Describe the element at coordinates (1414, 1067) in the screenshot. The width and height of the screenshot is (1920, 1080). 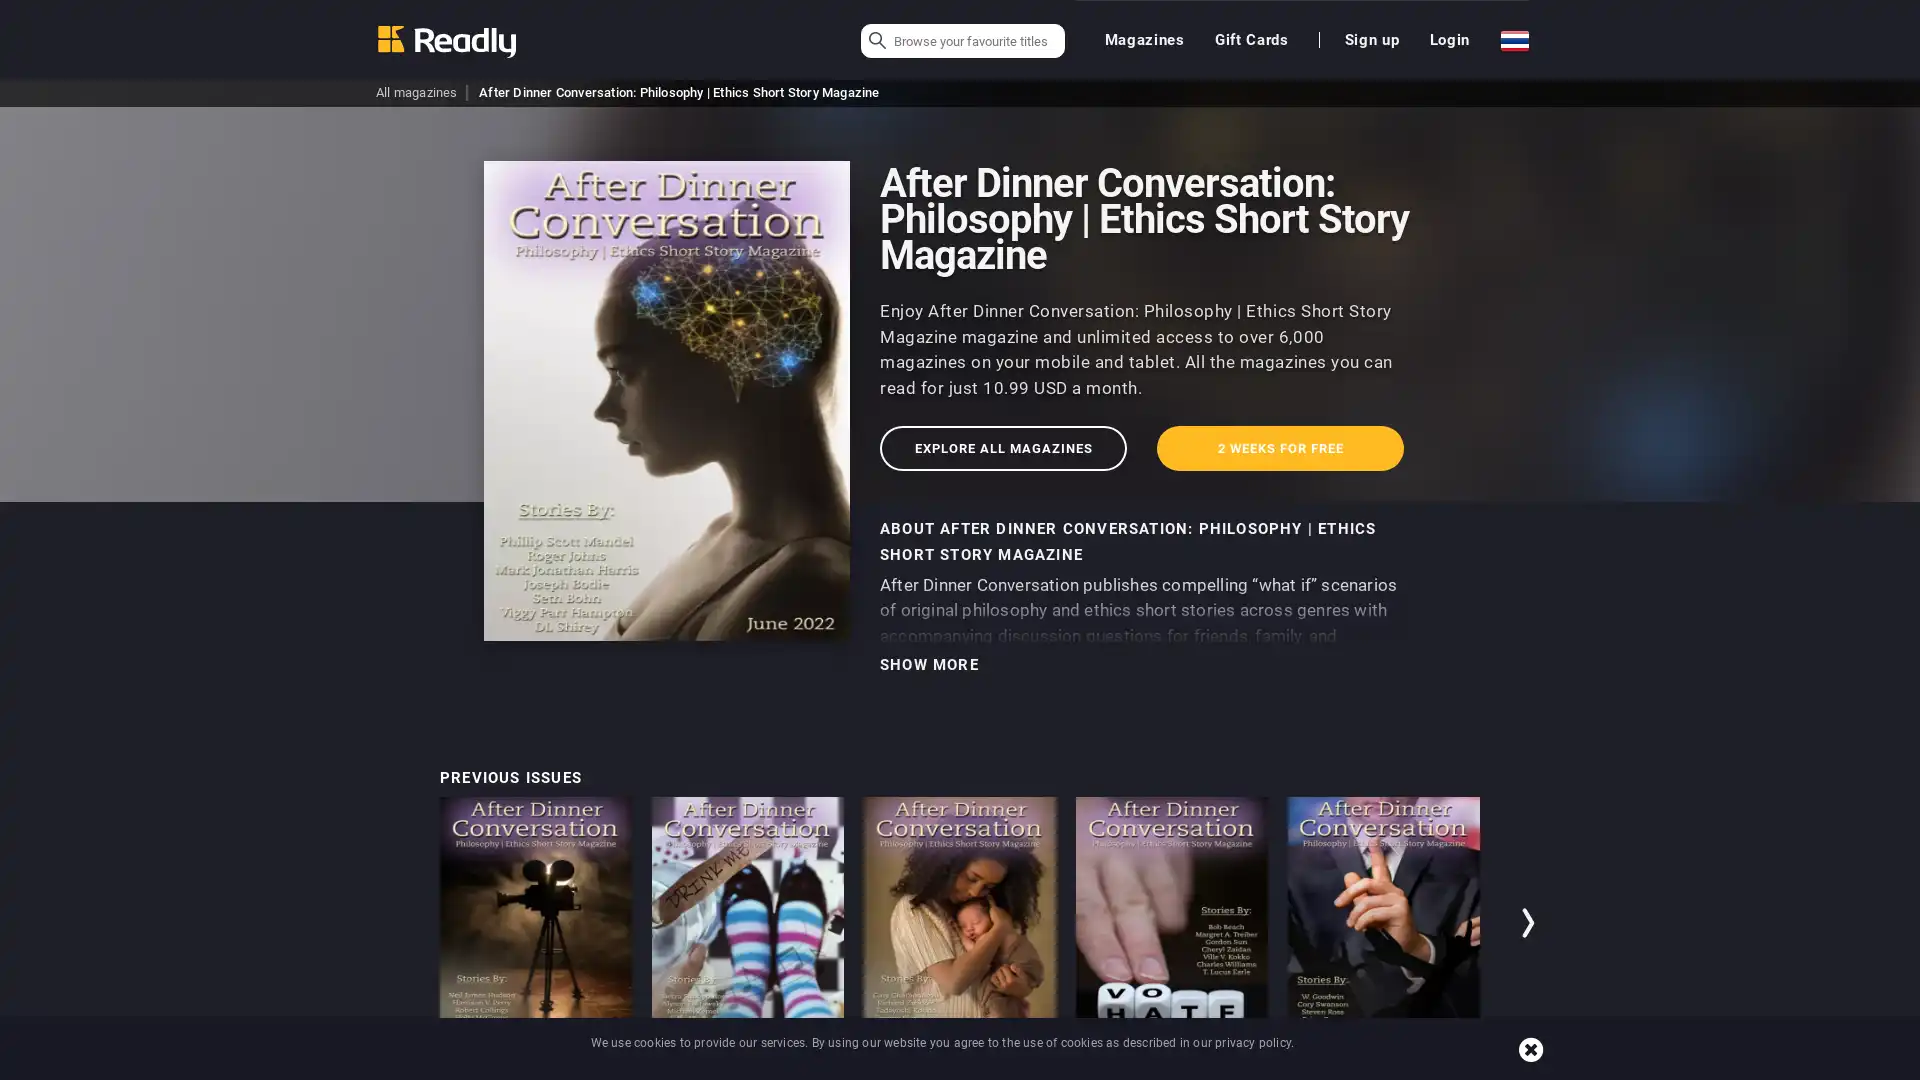
I see `3` at that location.